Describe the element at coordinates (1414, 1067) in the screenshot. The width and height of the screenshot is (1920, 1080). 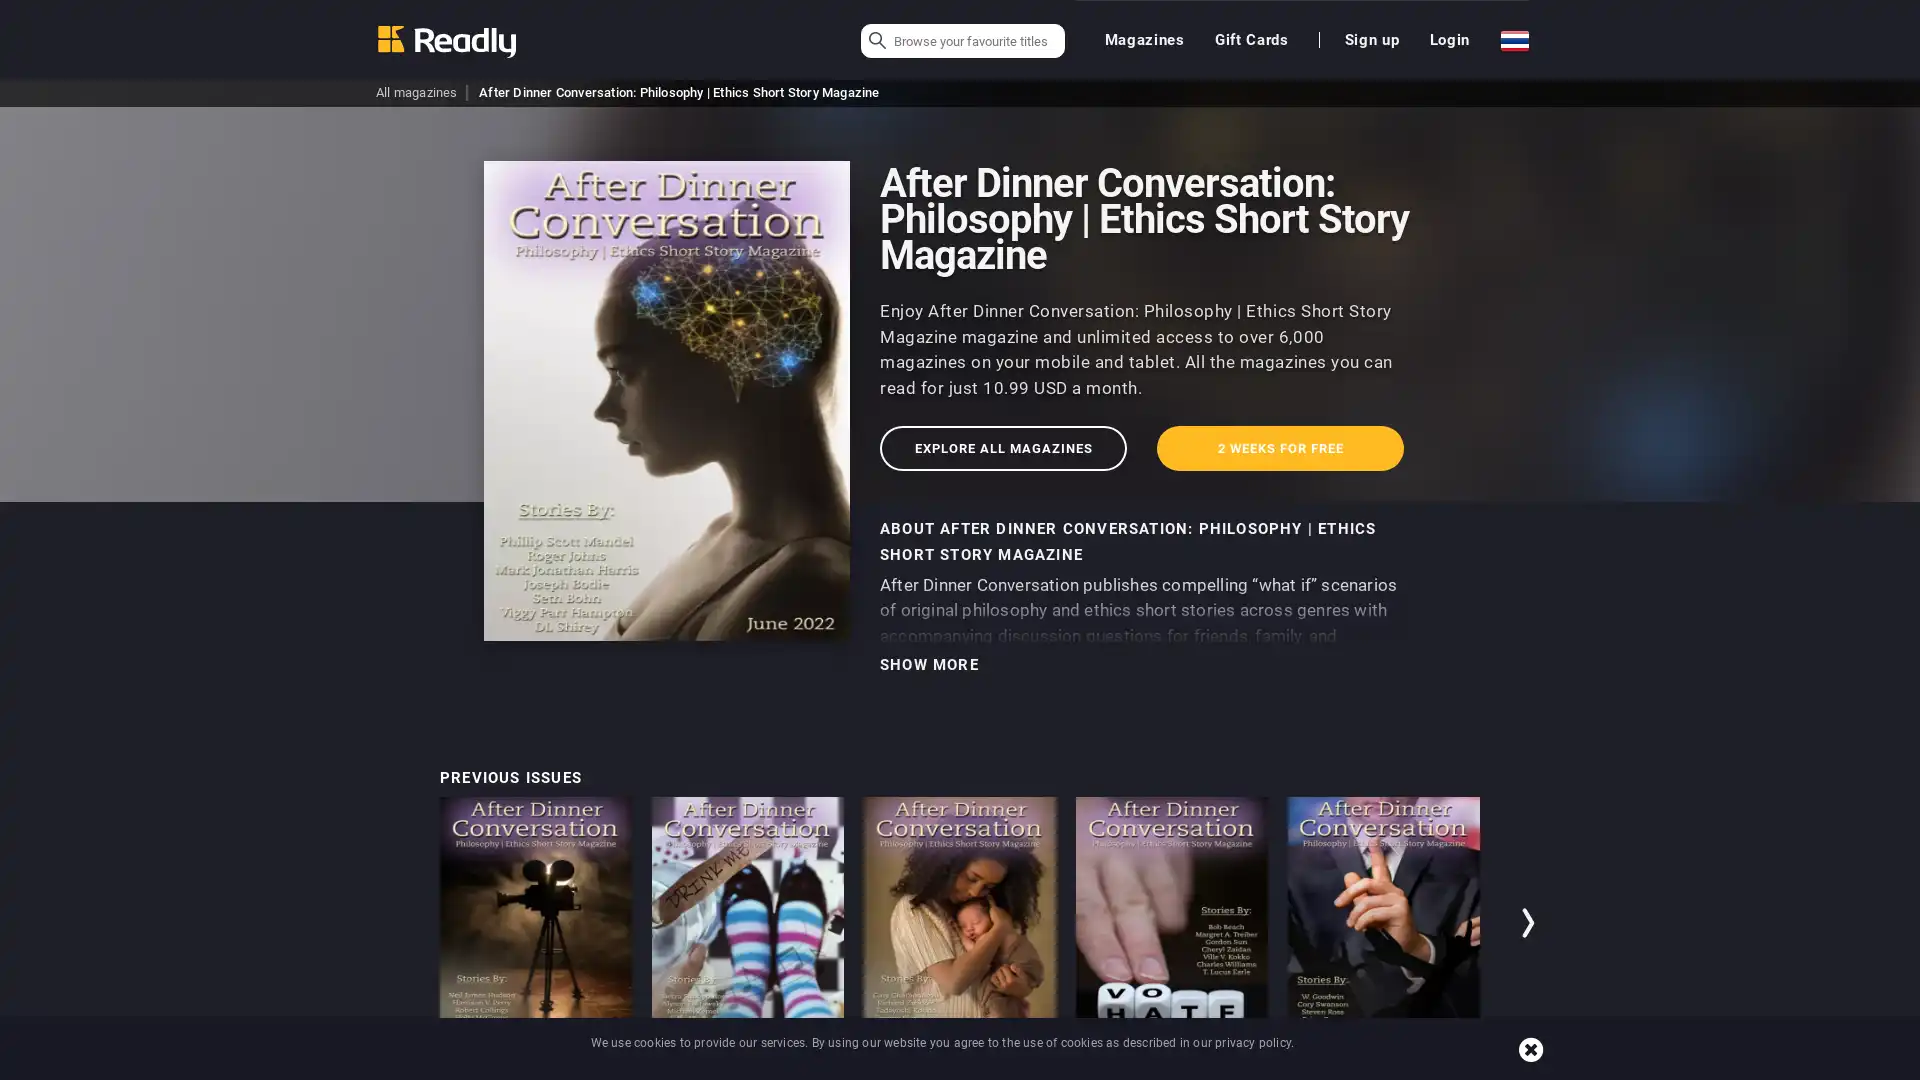
I see `3` at that location.